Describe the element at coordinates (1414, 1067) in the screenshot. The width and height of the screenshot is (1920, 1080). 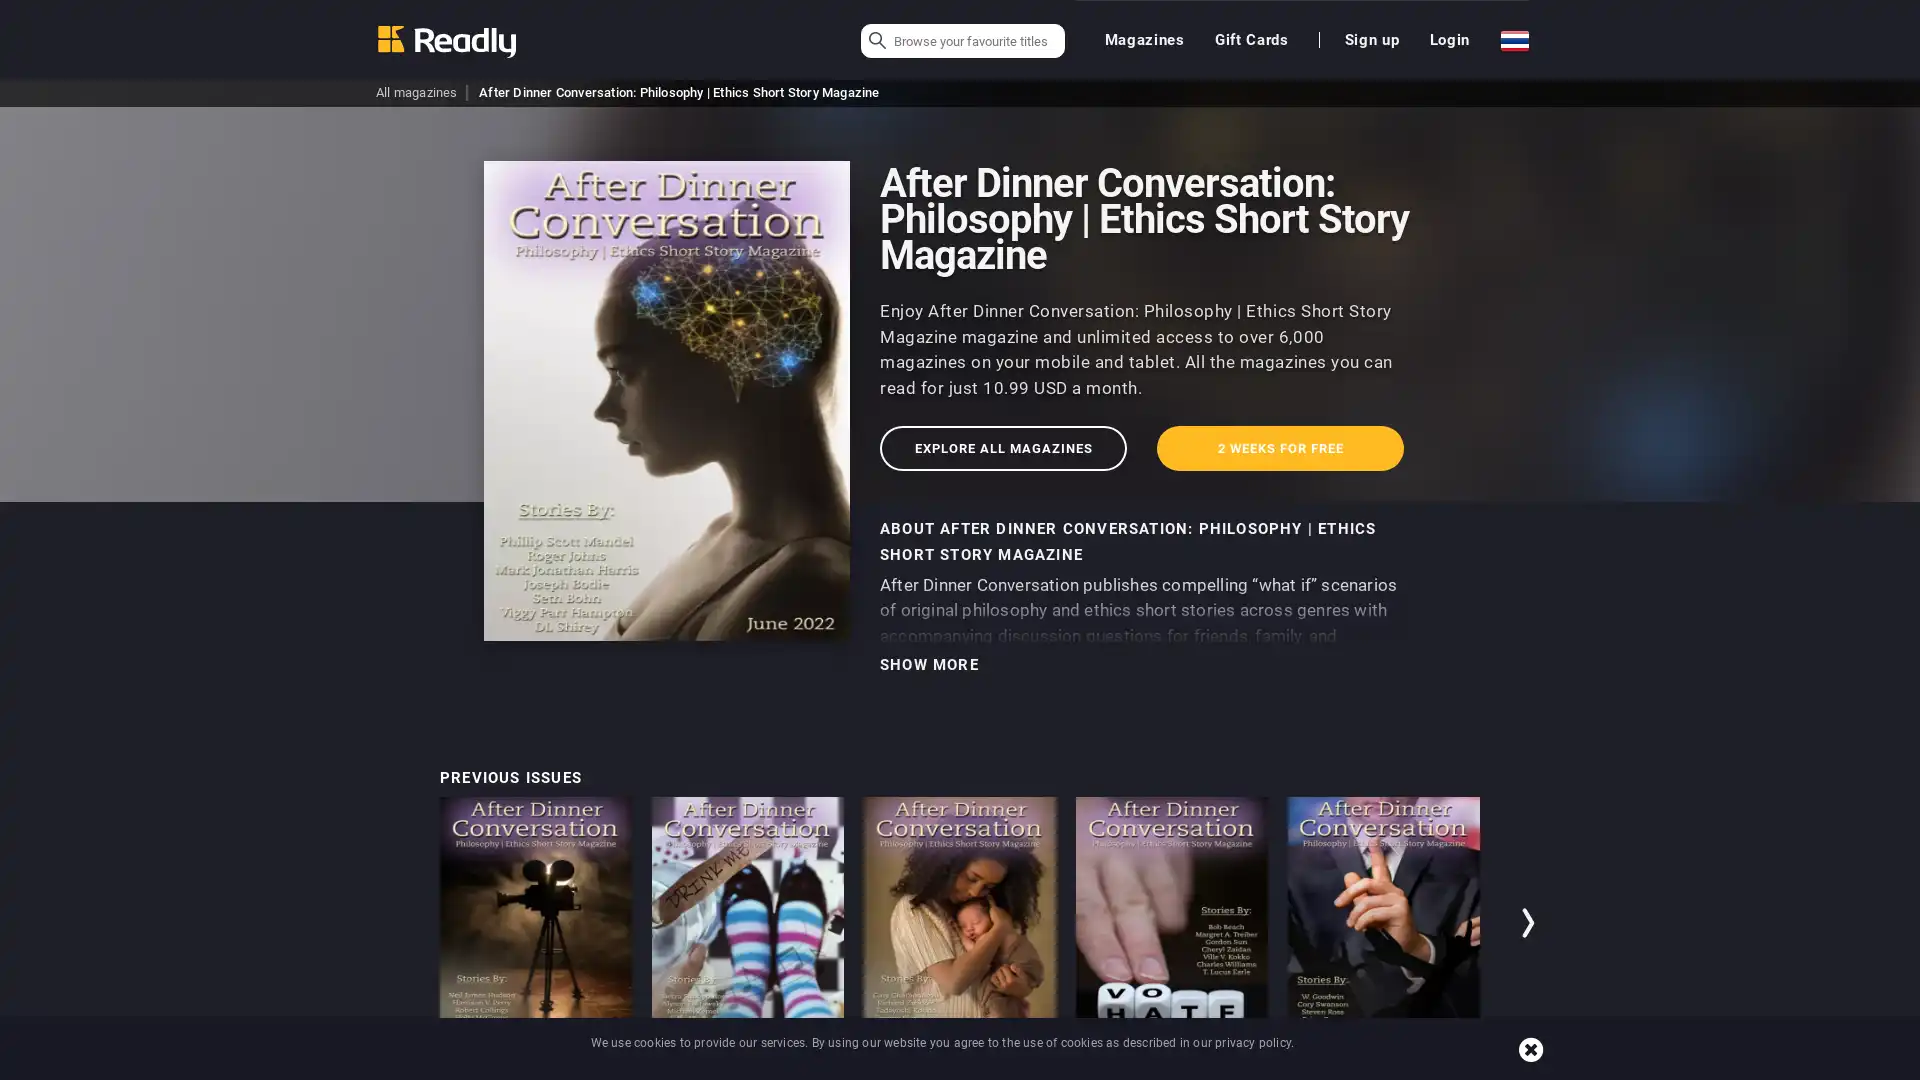
I see `3` at that location.